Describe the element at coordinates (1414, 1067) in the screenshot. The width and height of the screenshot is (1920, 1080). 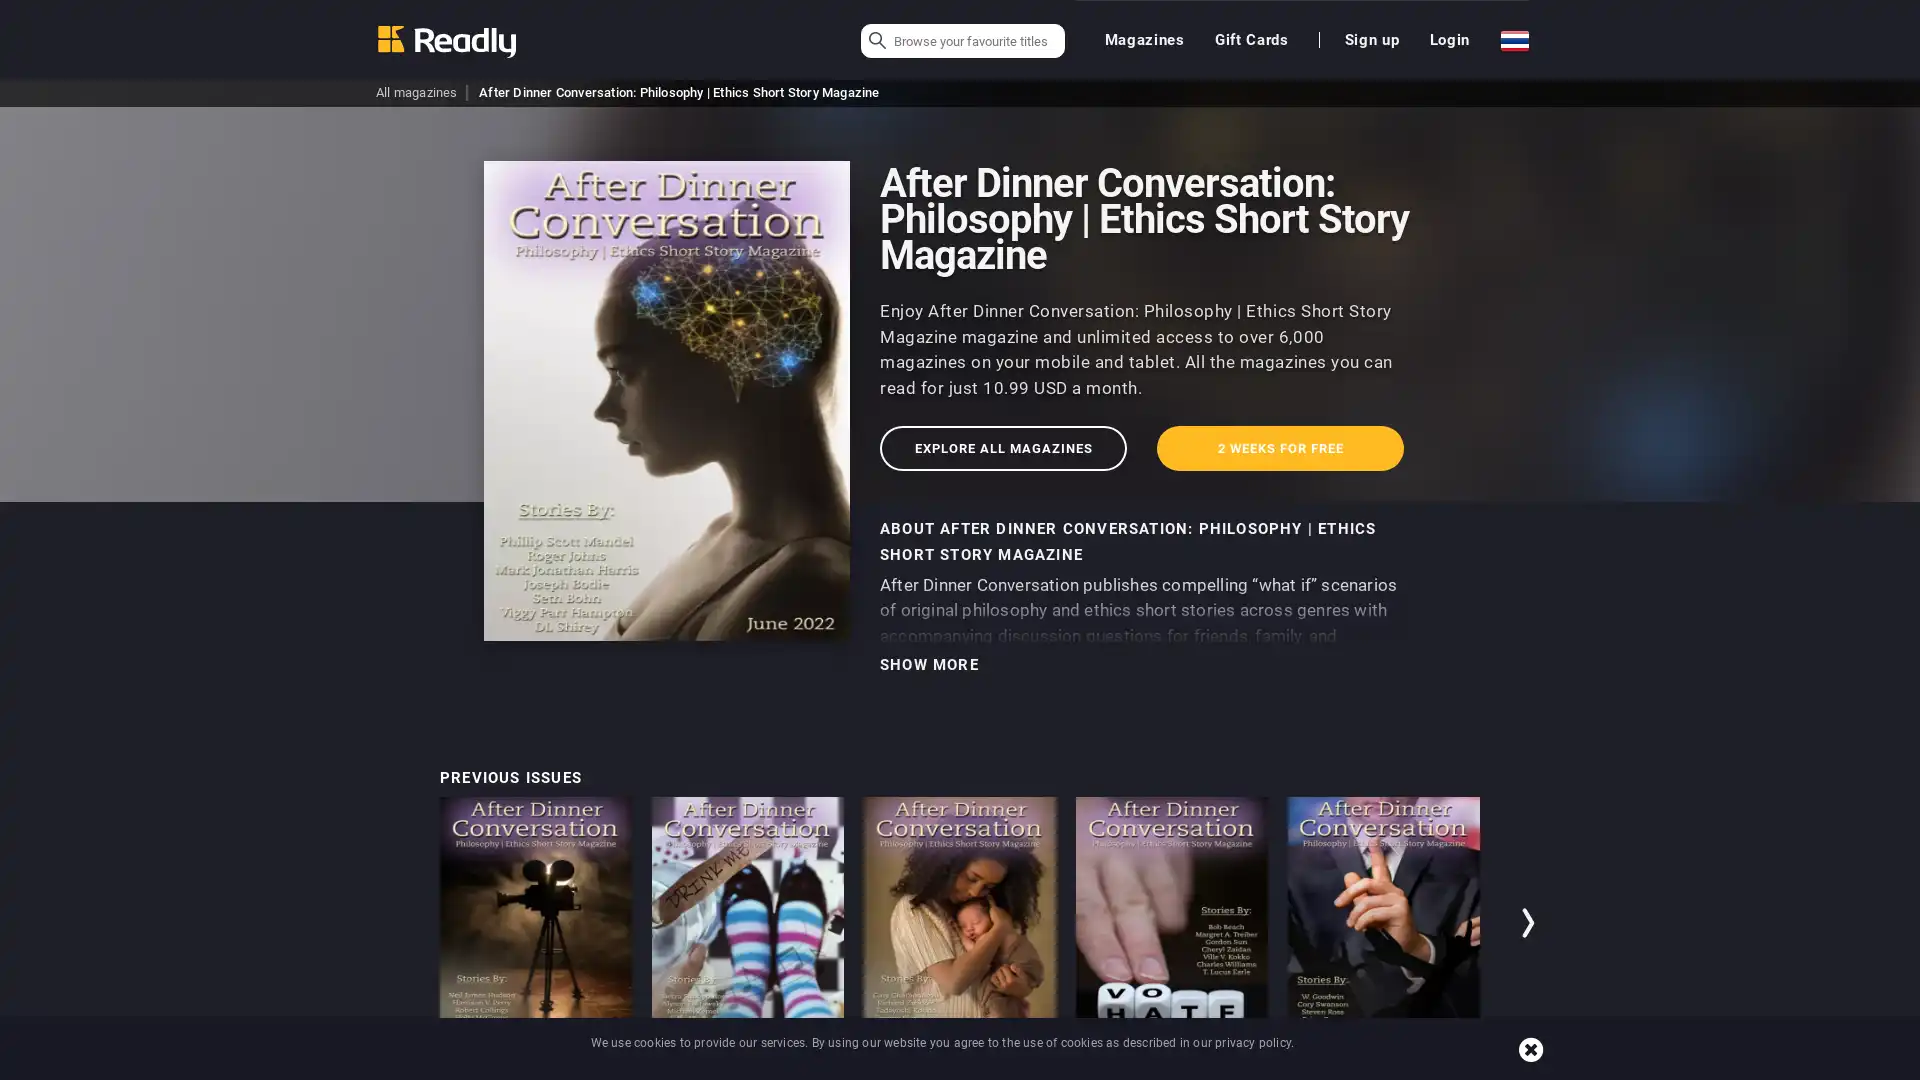
I see `3` at that location.